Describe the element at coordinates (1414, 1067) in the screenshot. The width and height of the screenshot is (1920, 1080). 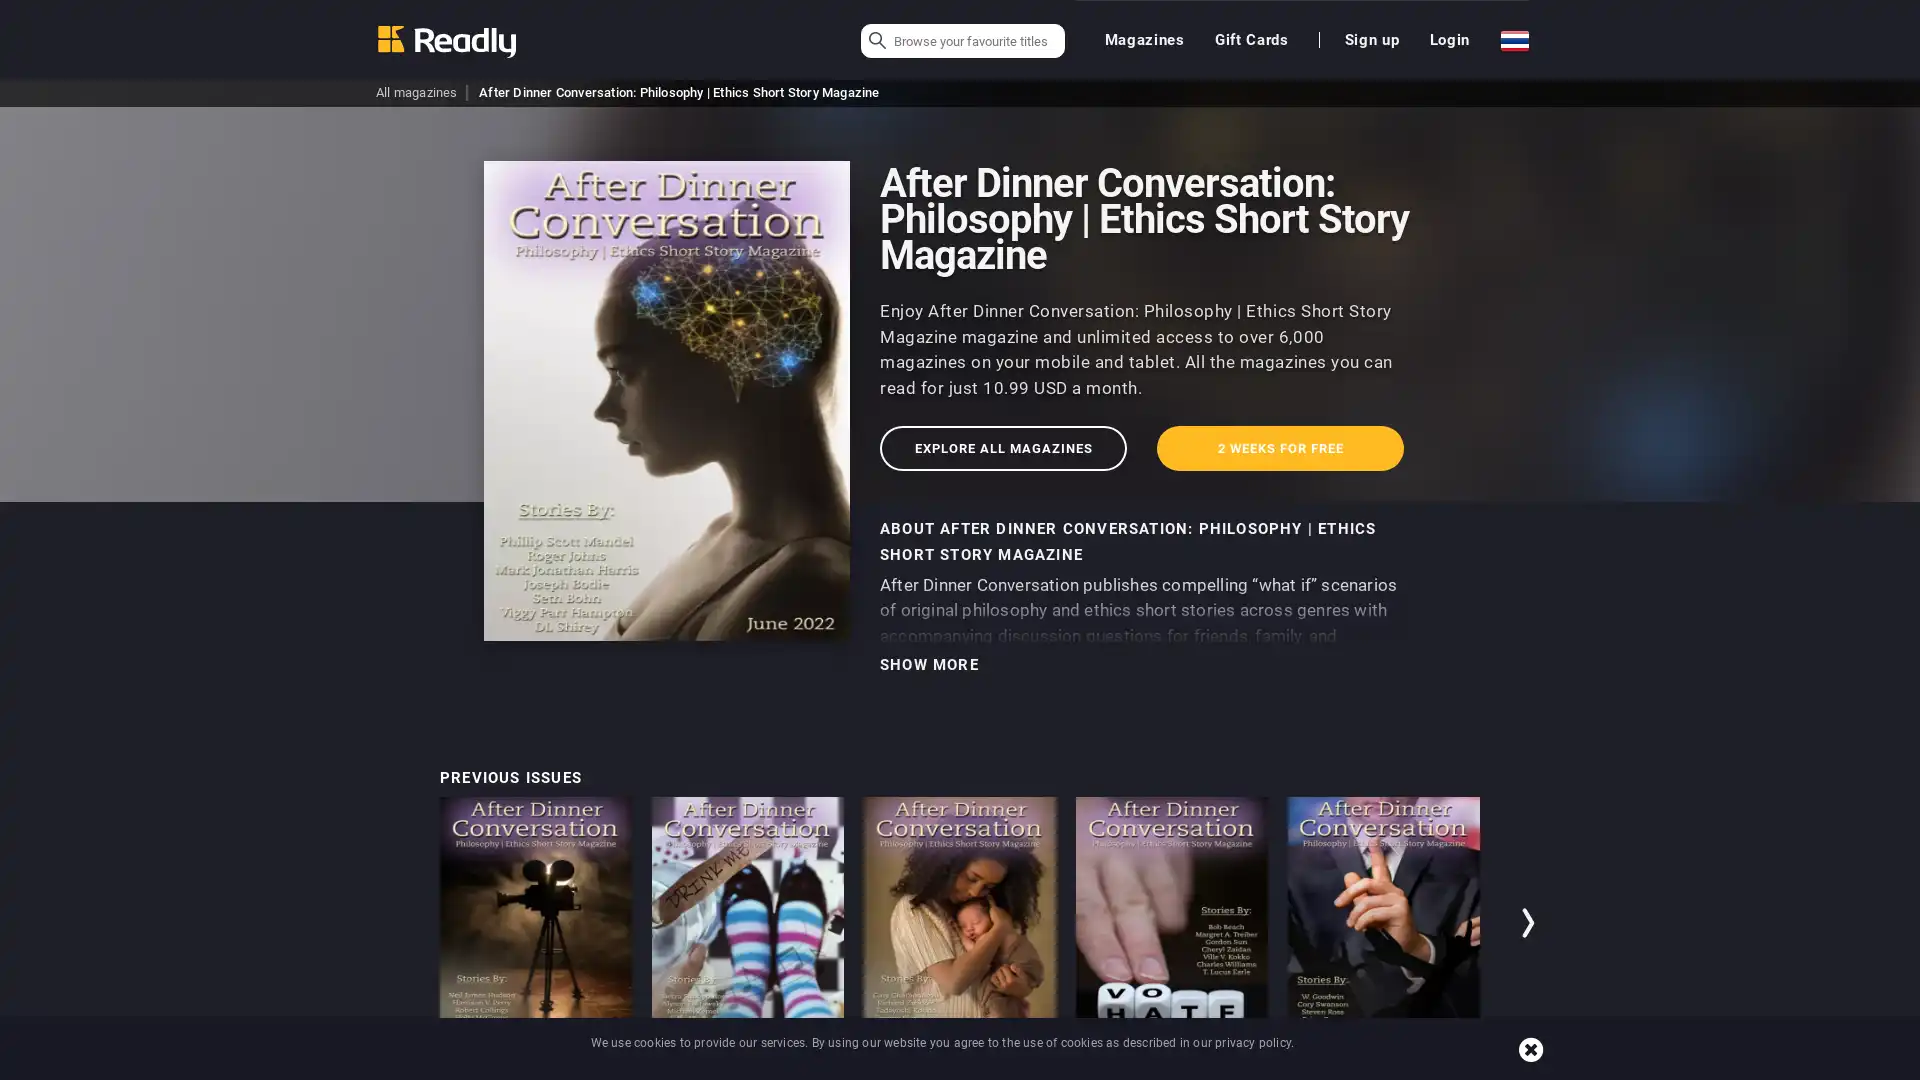
I see `3` at that location.